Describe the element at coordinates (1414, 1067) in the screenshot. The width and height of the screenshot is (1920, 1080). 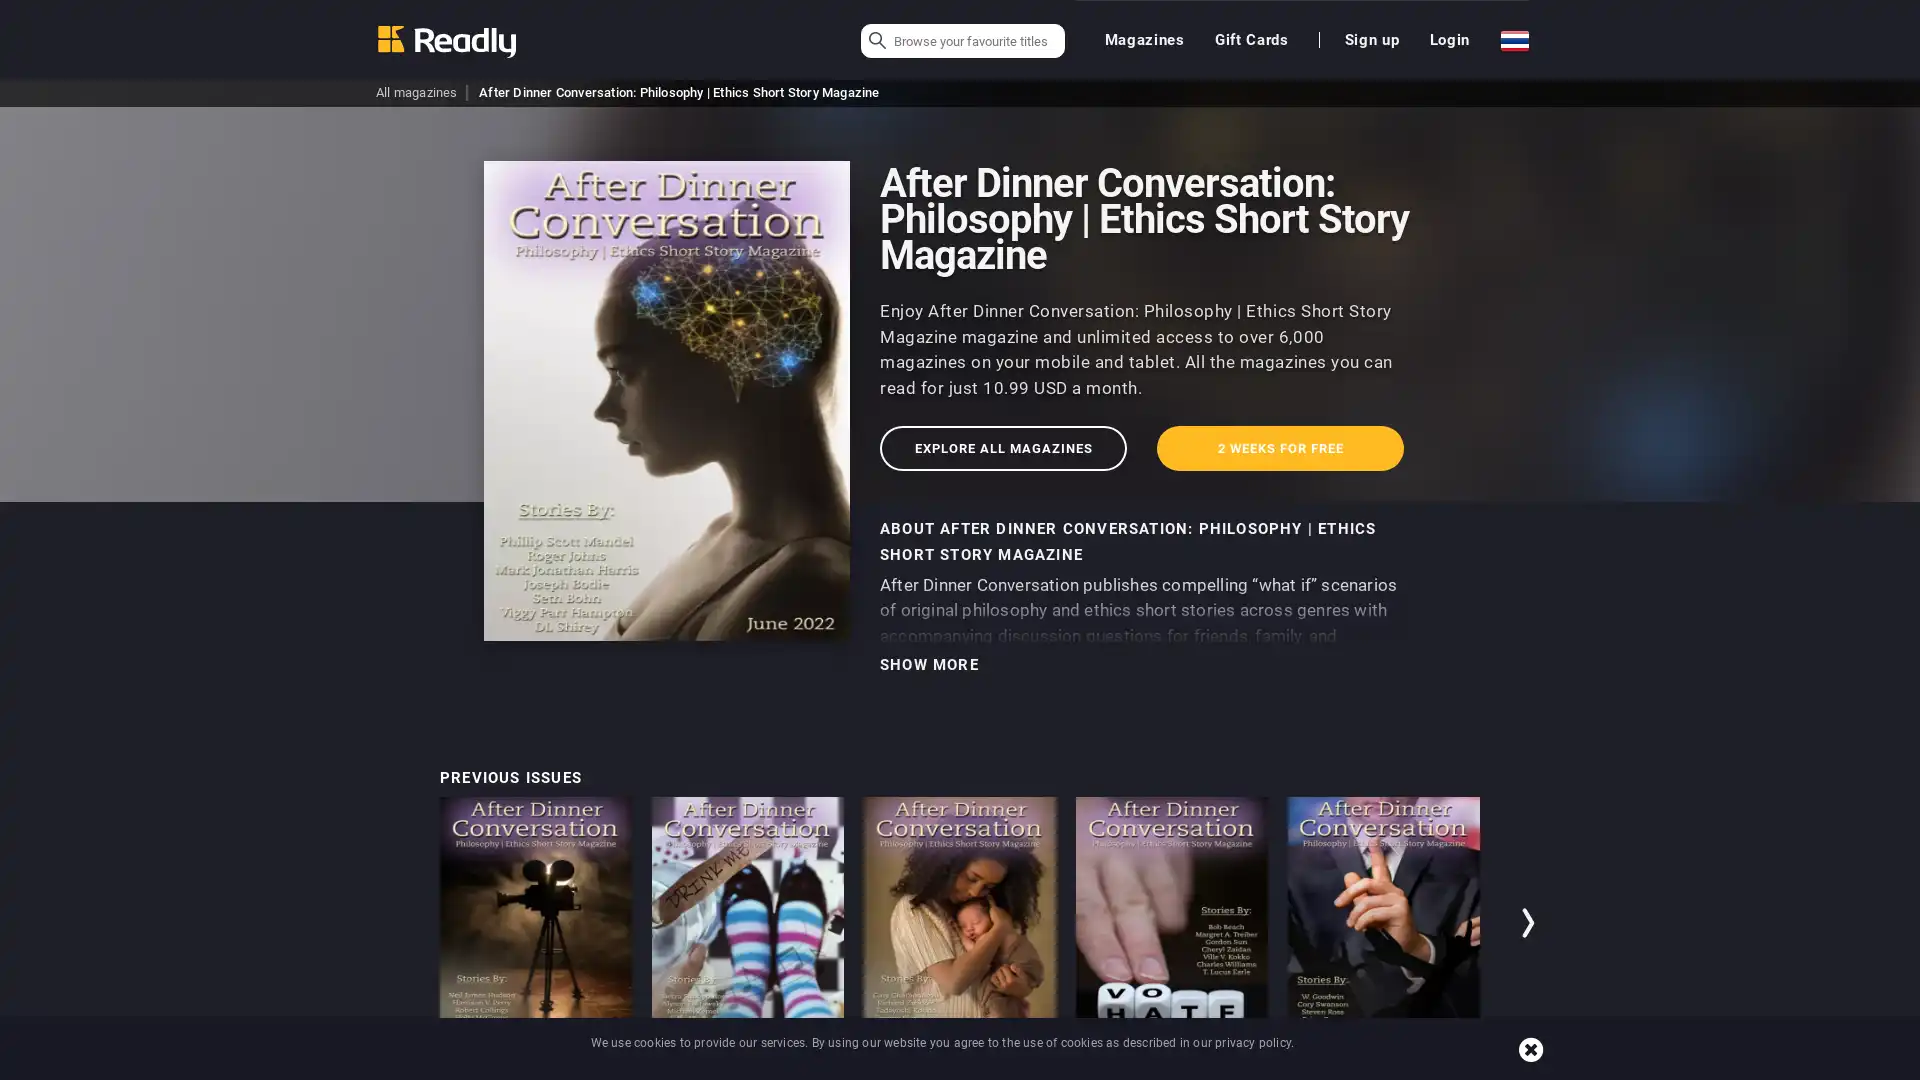
I see `3` at that location.